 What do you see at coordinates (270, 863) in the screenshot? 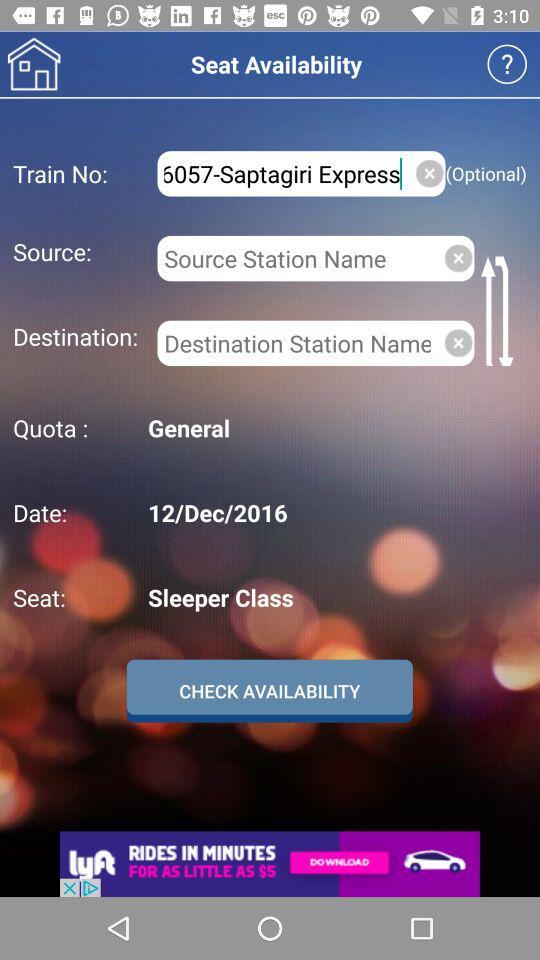
I see `click on advertisement for lyft` at bounding box center [270, 863].